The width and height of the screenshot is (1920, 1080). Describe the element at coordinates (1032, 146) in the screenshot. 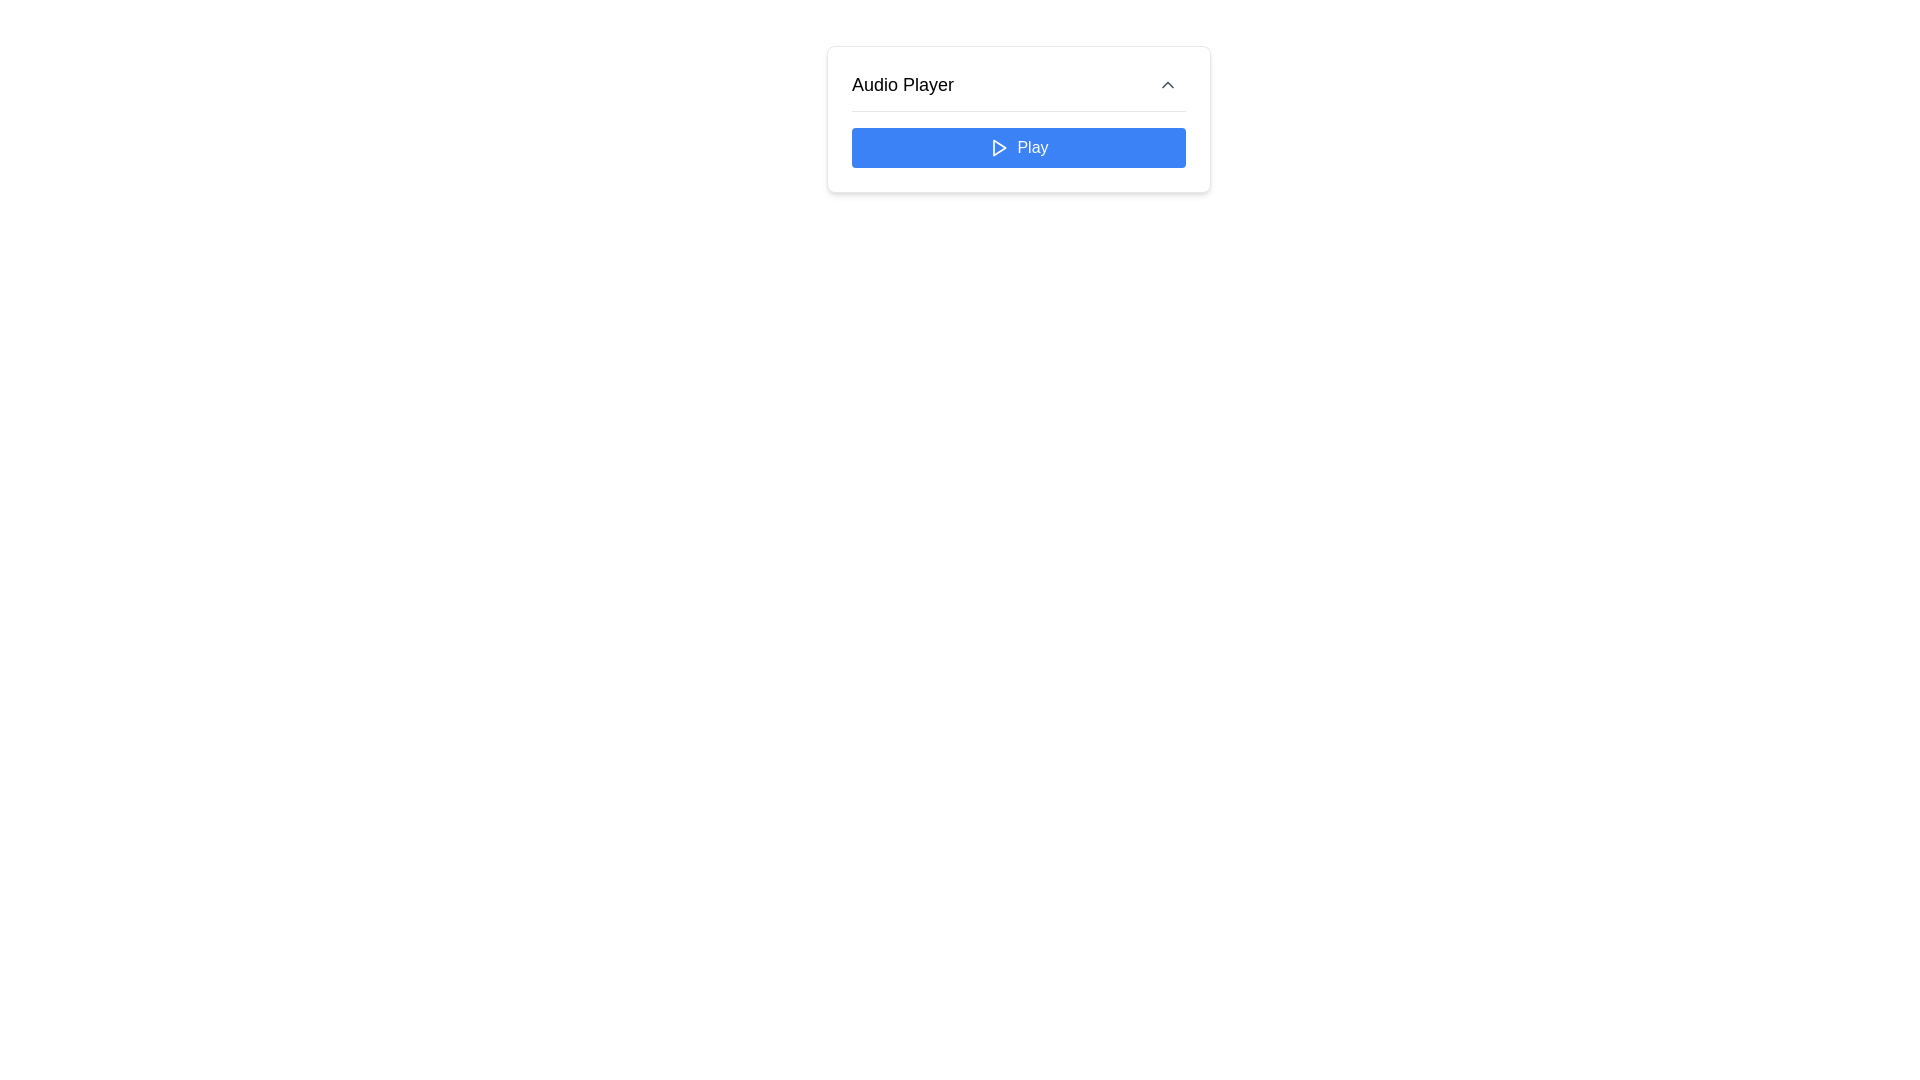

I see `the button labeled 'Play' which contains the text displayed in white on a blue rectangular background and is part of the 'Audio Player' panel` at that location.